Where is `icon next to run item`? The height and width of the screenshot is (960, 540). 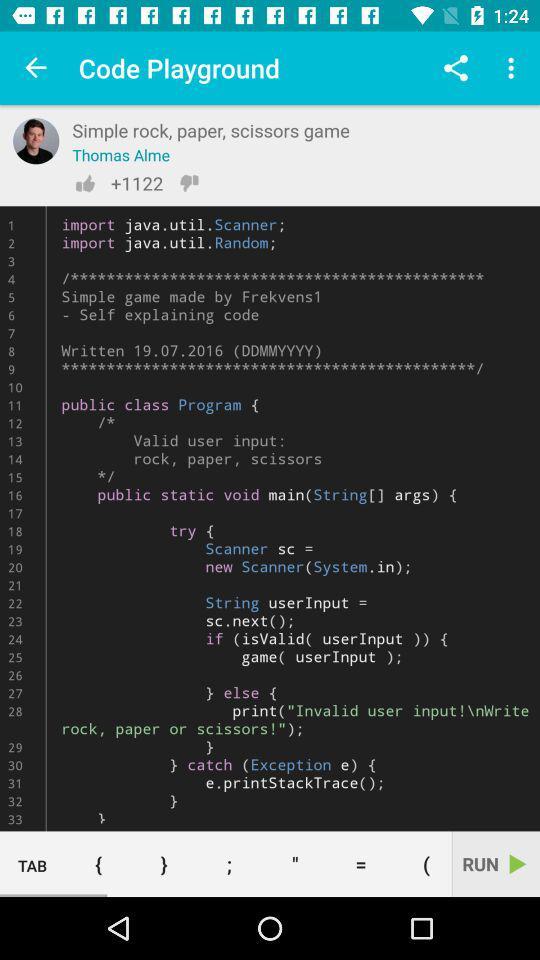
icon next to run item is located at coordinates (421, 863).